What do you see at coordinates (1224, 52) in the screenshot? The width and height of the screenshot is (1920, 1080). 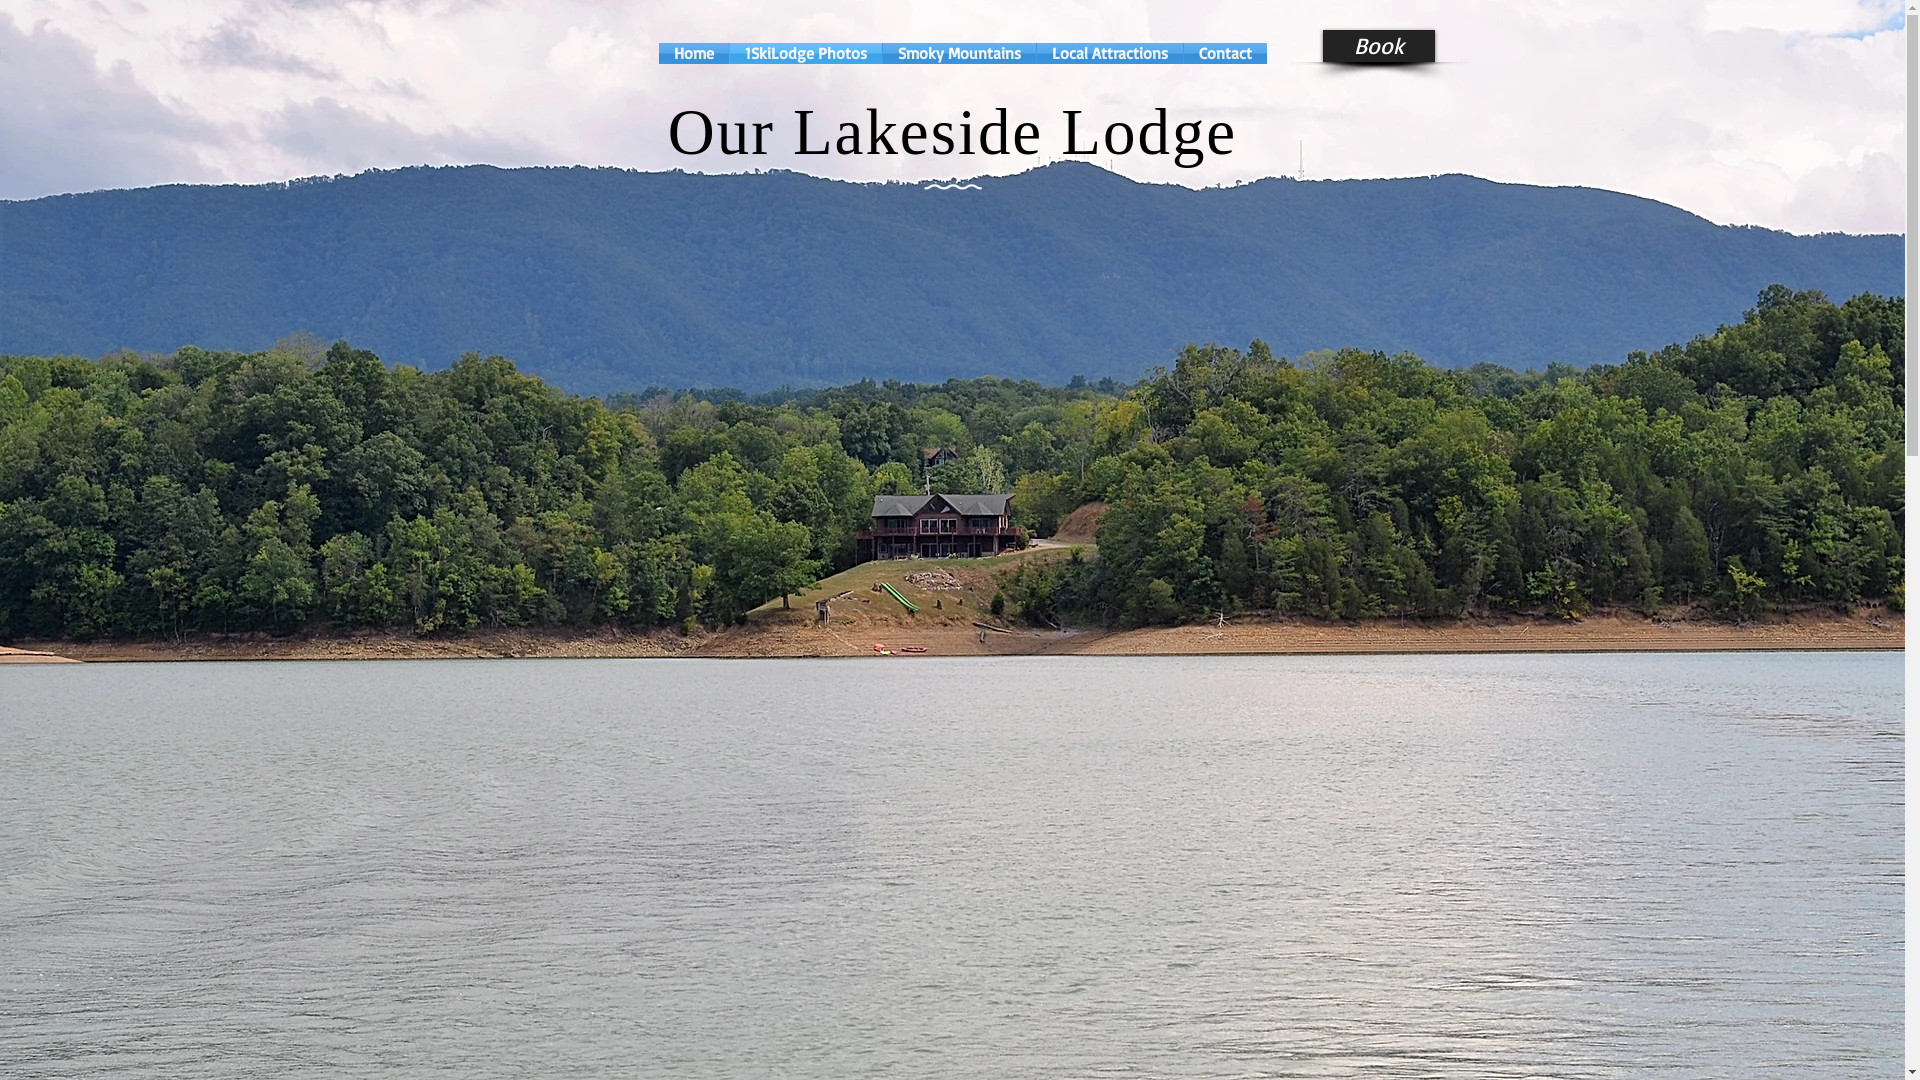 I see `'Contact'` at bounding box center [1224, 52].